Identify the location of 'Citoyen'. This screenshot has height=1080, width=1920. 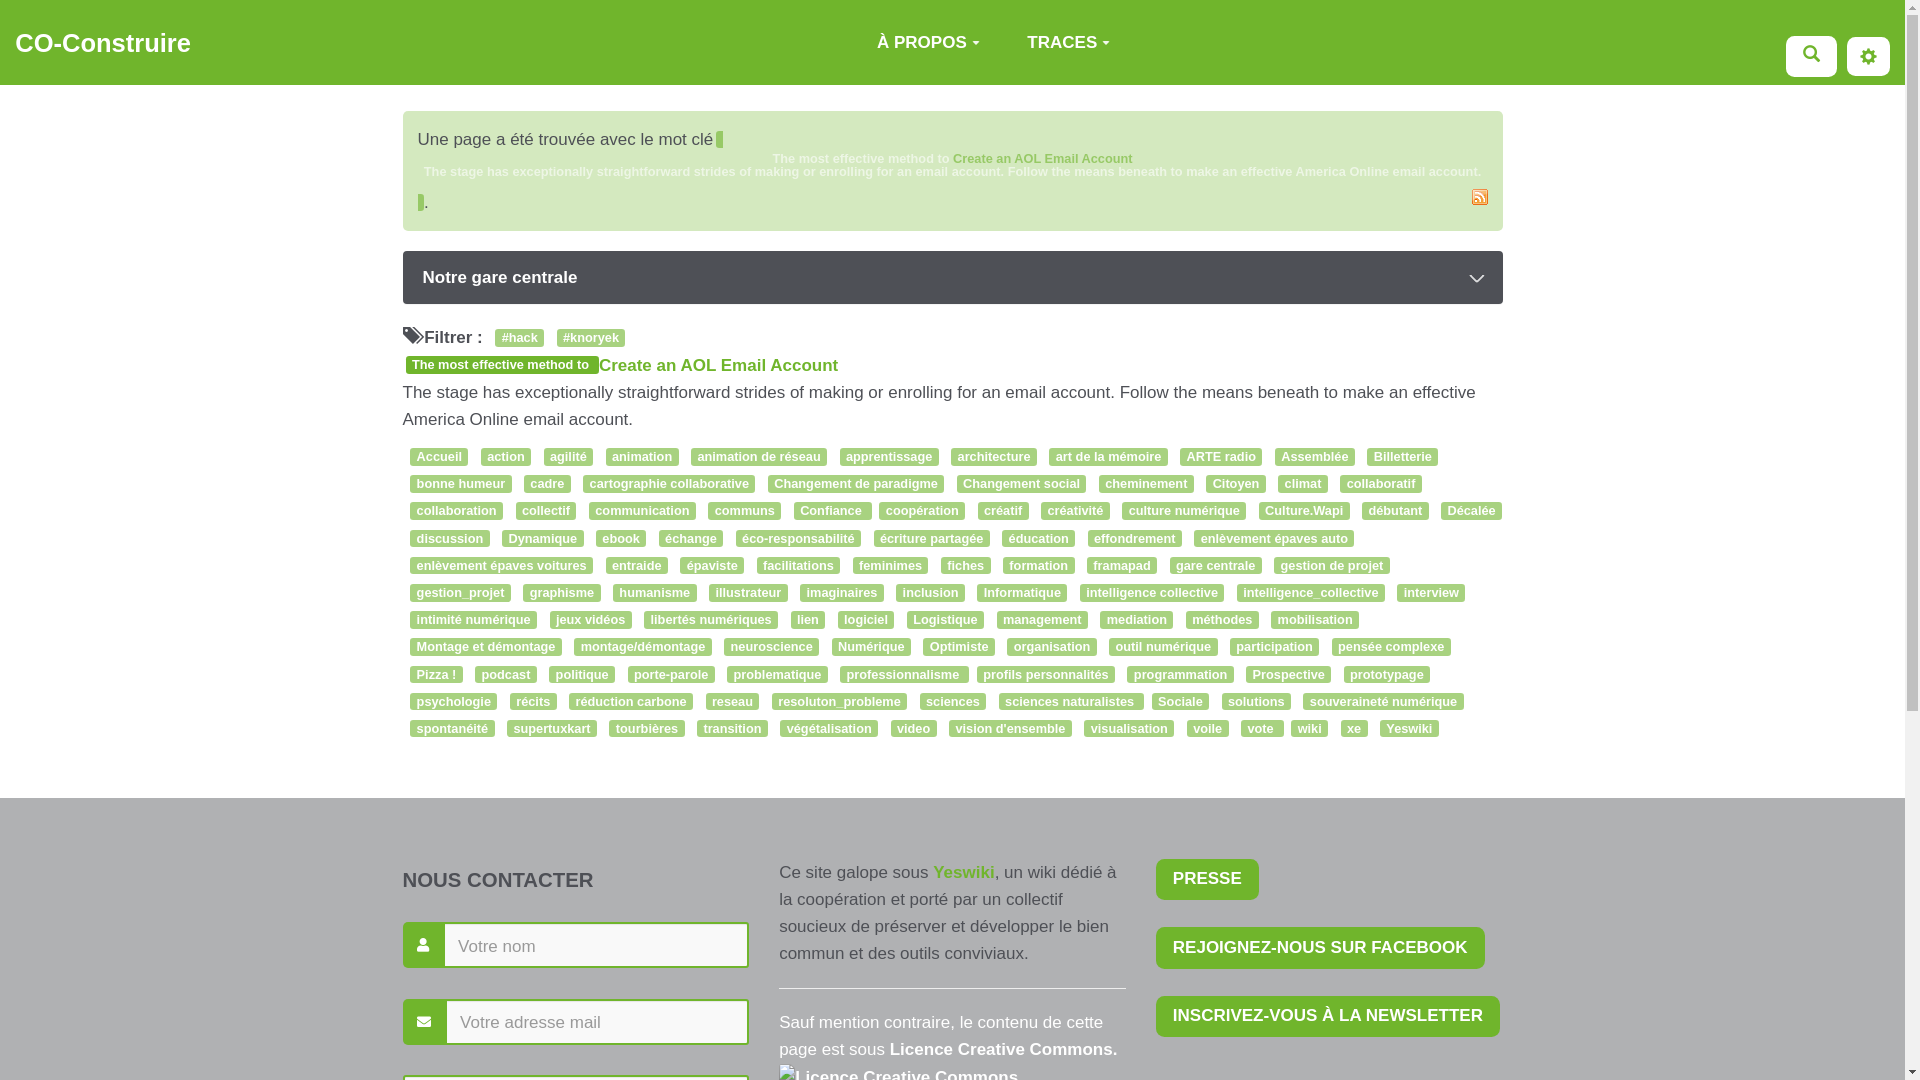
(1204, 483).